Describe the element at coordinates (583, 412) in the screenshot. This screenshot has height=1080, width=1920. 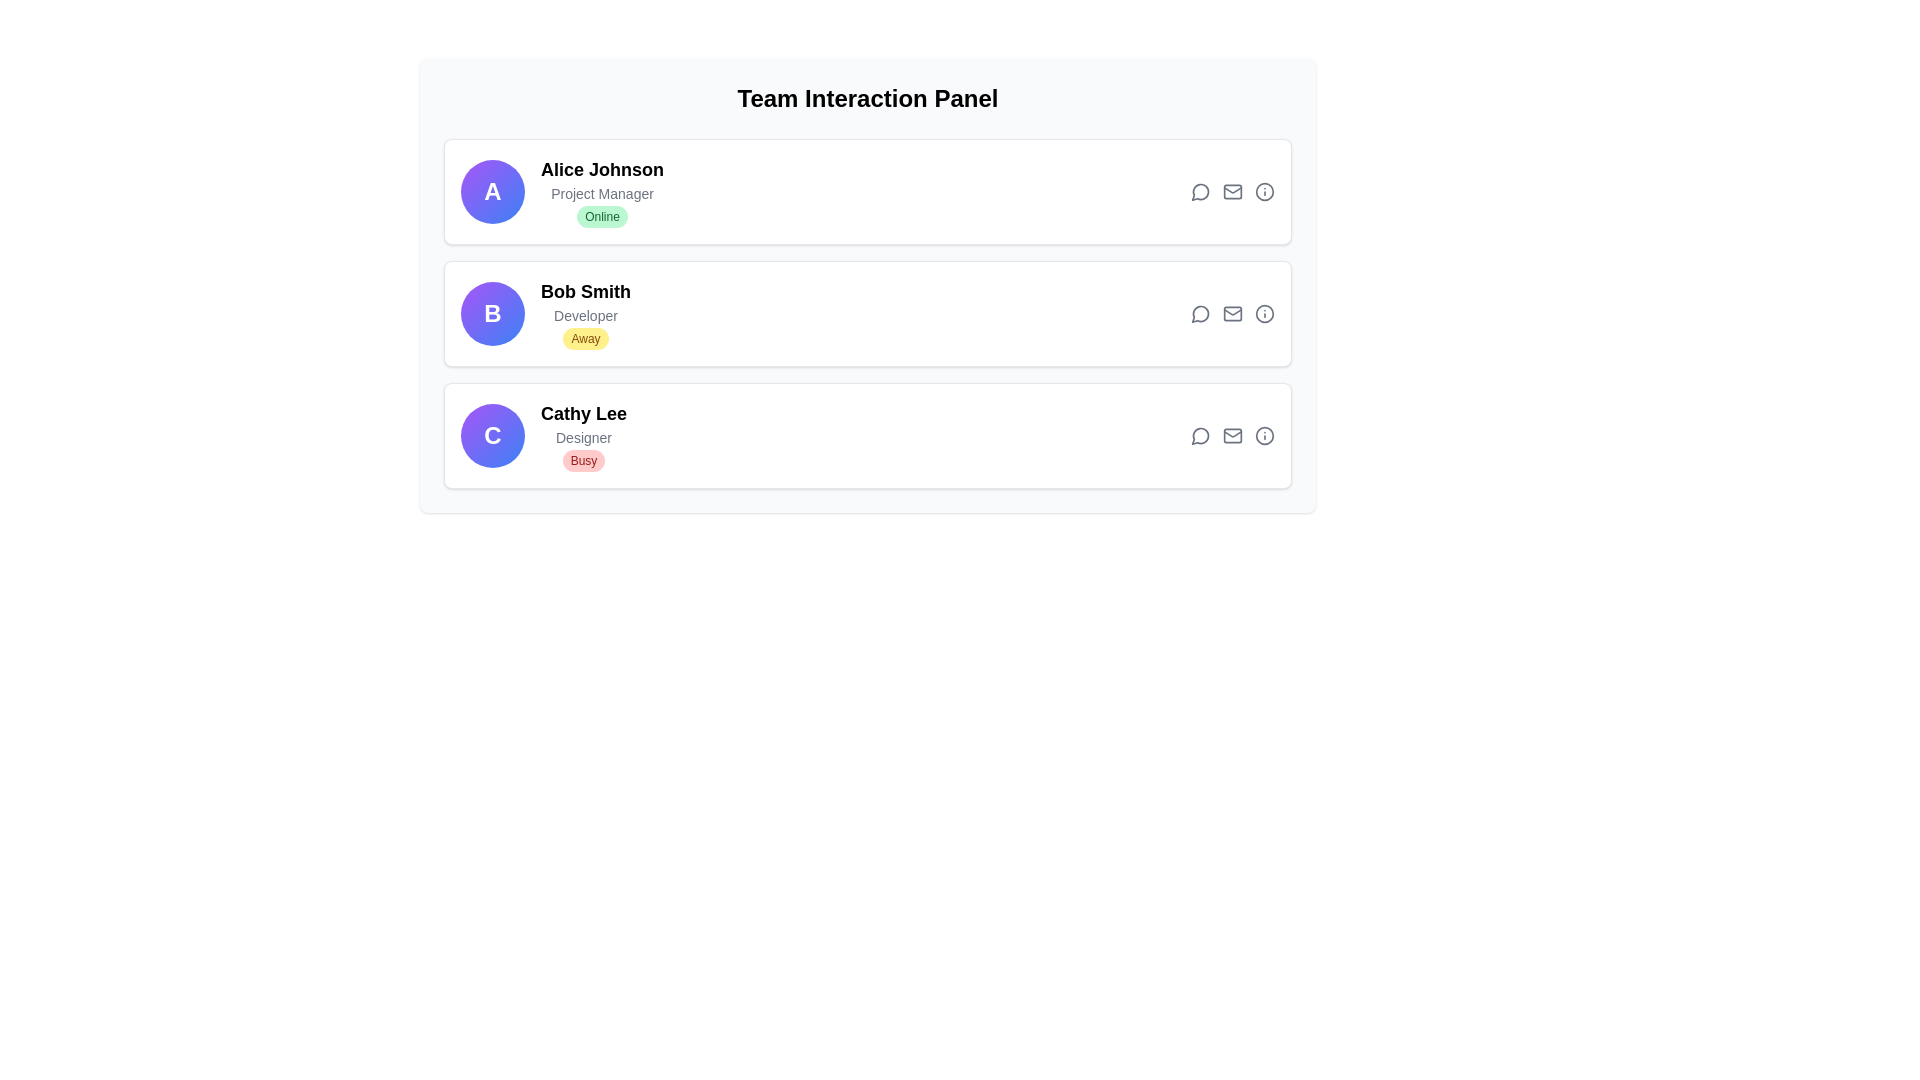
I see `the text label displaying 'Cathy Lee', which is a bold, larger font size element in a user information panel, located in the third list item of a sequence` at that location.